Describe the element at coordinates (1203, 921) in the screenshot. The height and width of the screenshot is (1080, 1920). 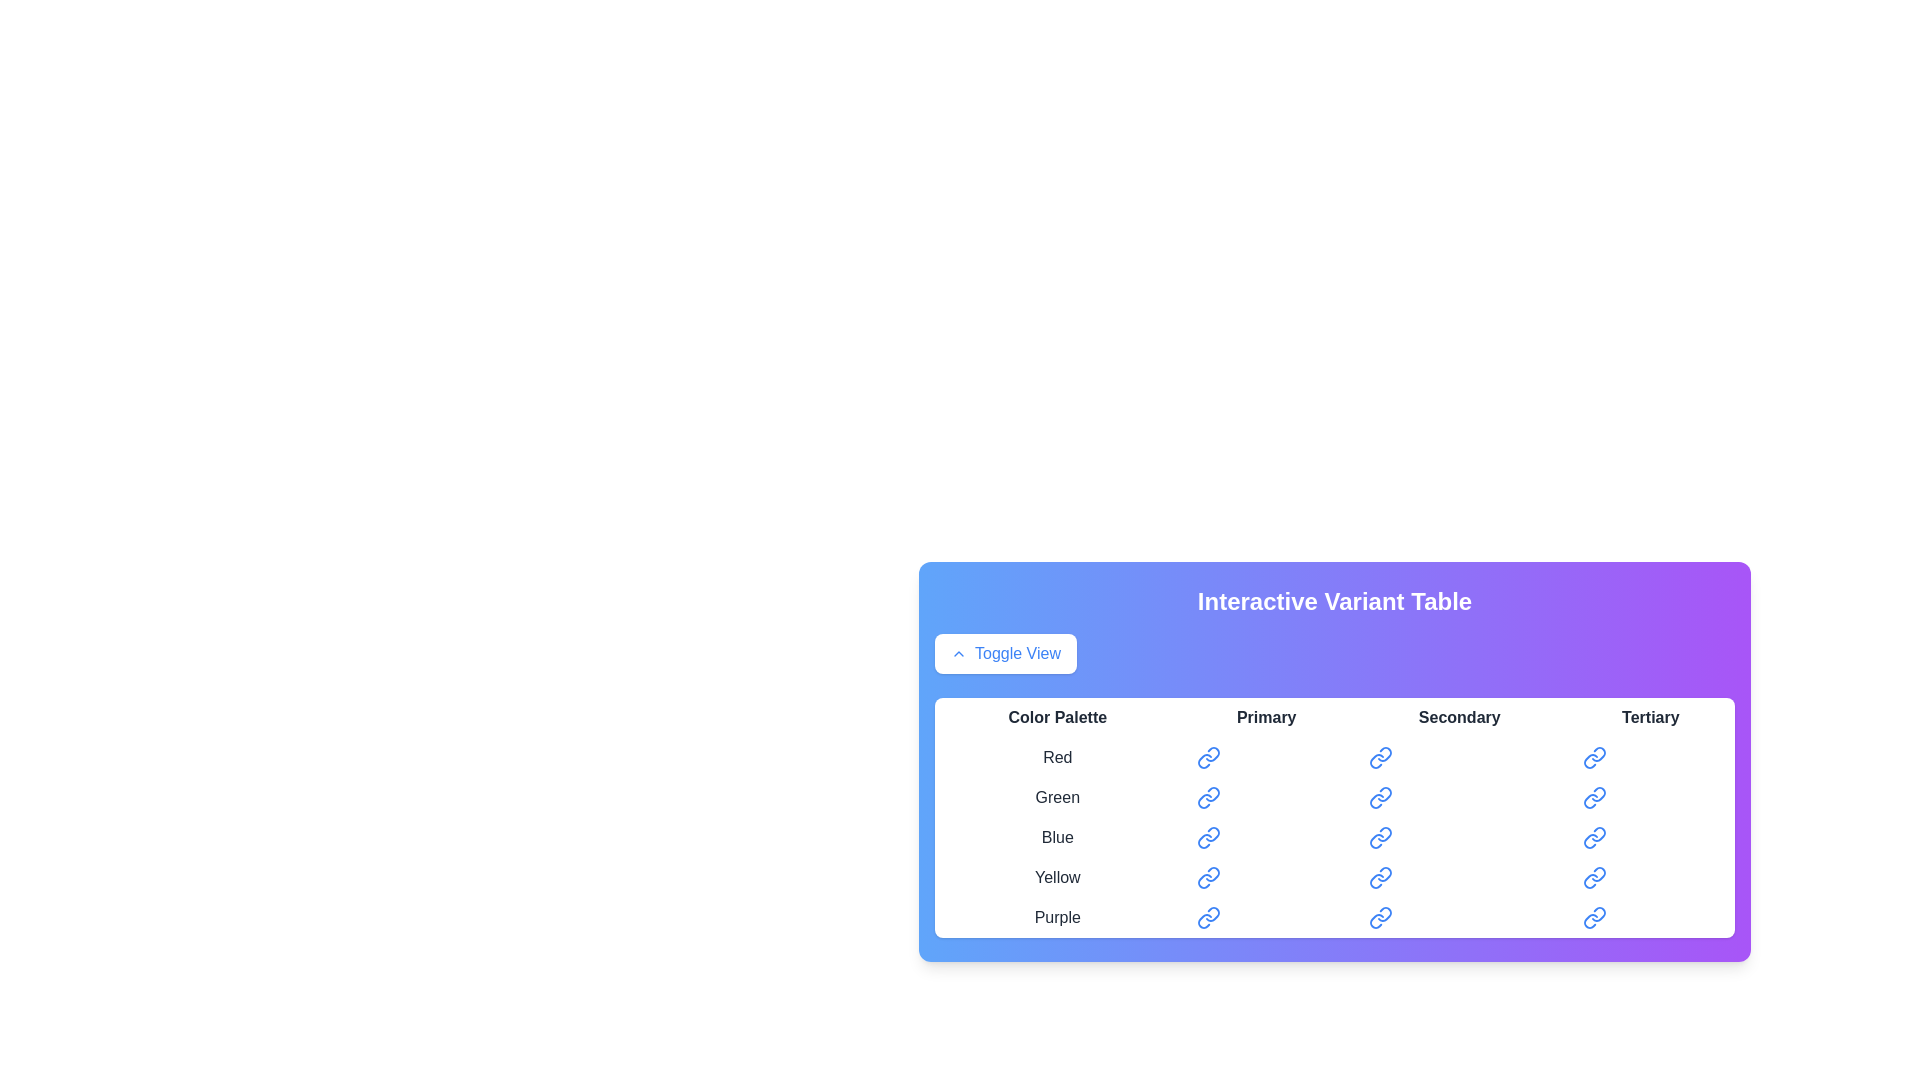
I see `the interactive purple chain-link SVG icon located` at that location.